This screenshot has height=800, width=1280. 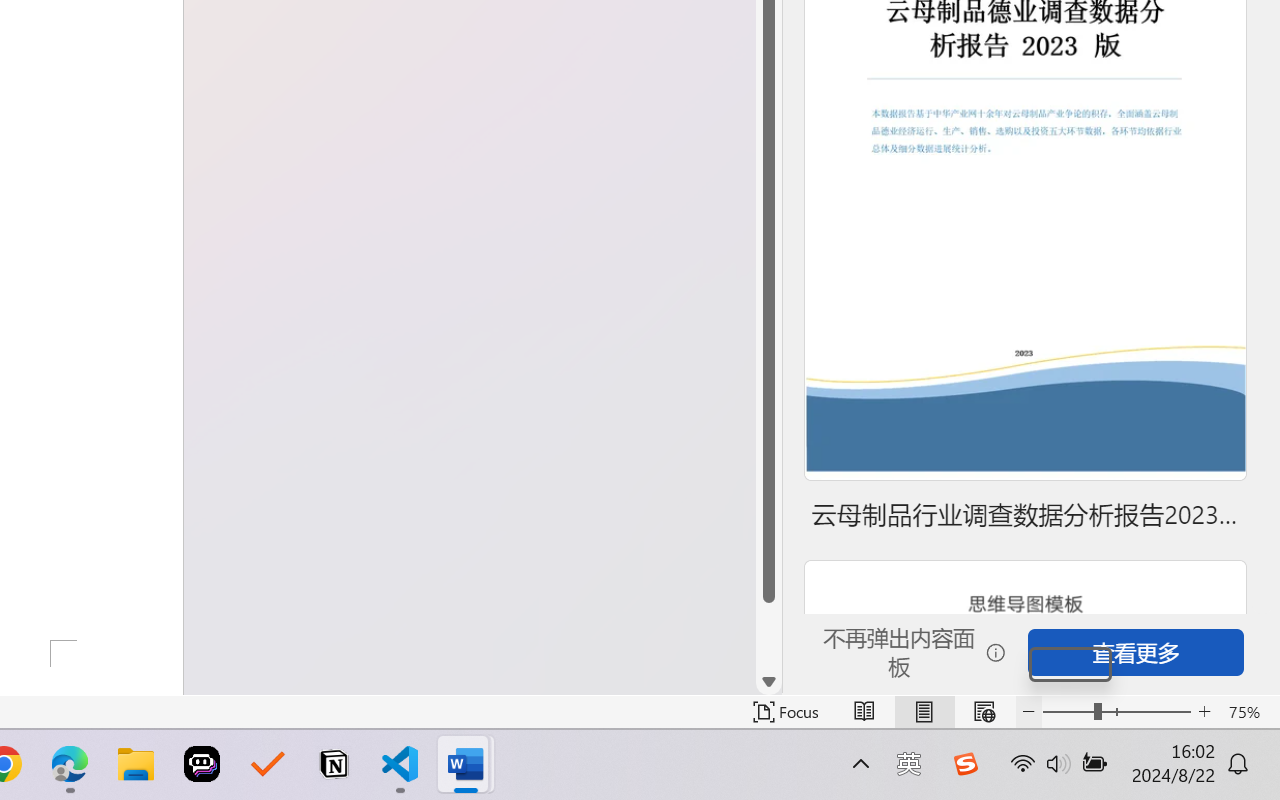 I want to click on 'Class: Image', so click(x=965, y=764).